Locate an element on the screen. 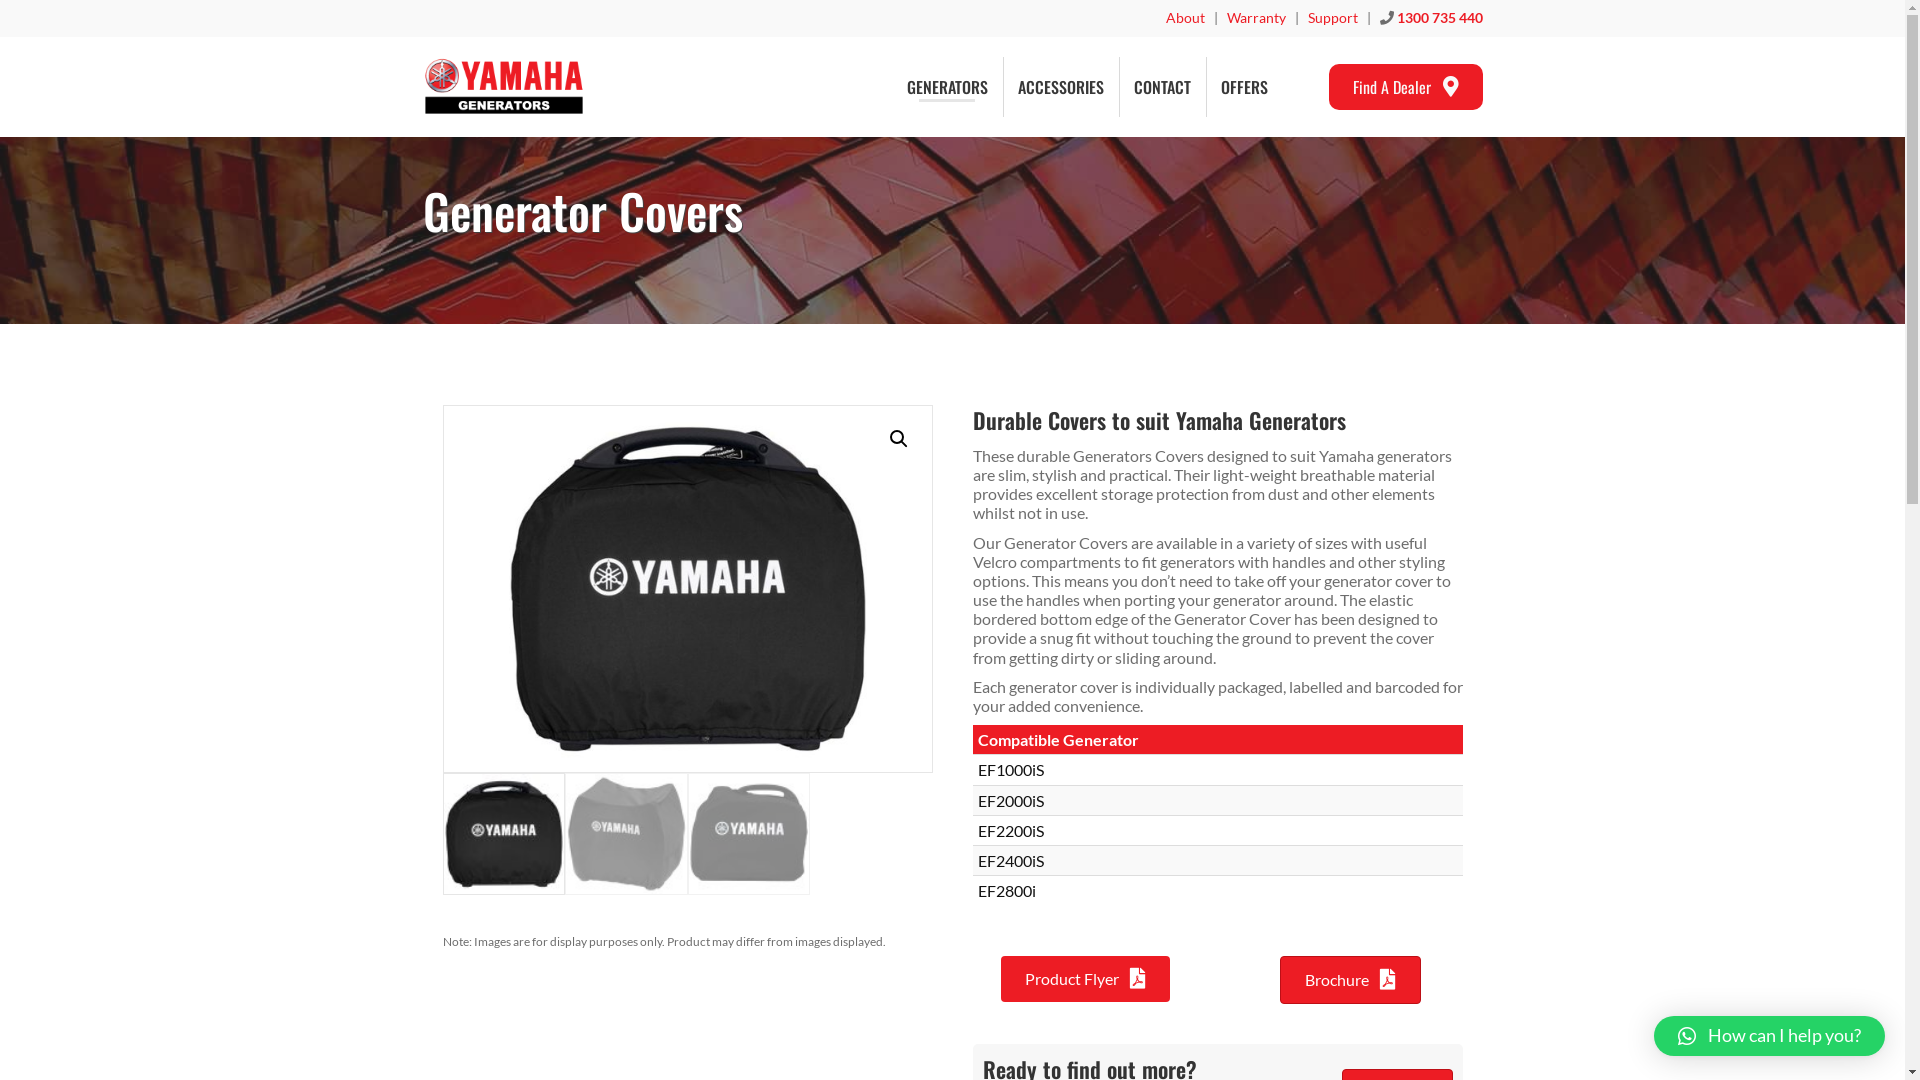 This screenshot has width=1920, height=1080. 'Brochure' is located at coordinates (1350, 978).